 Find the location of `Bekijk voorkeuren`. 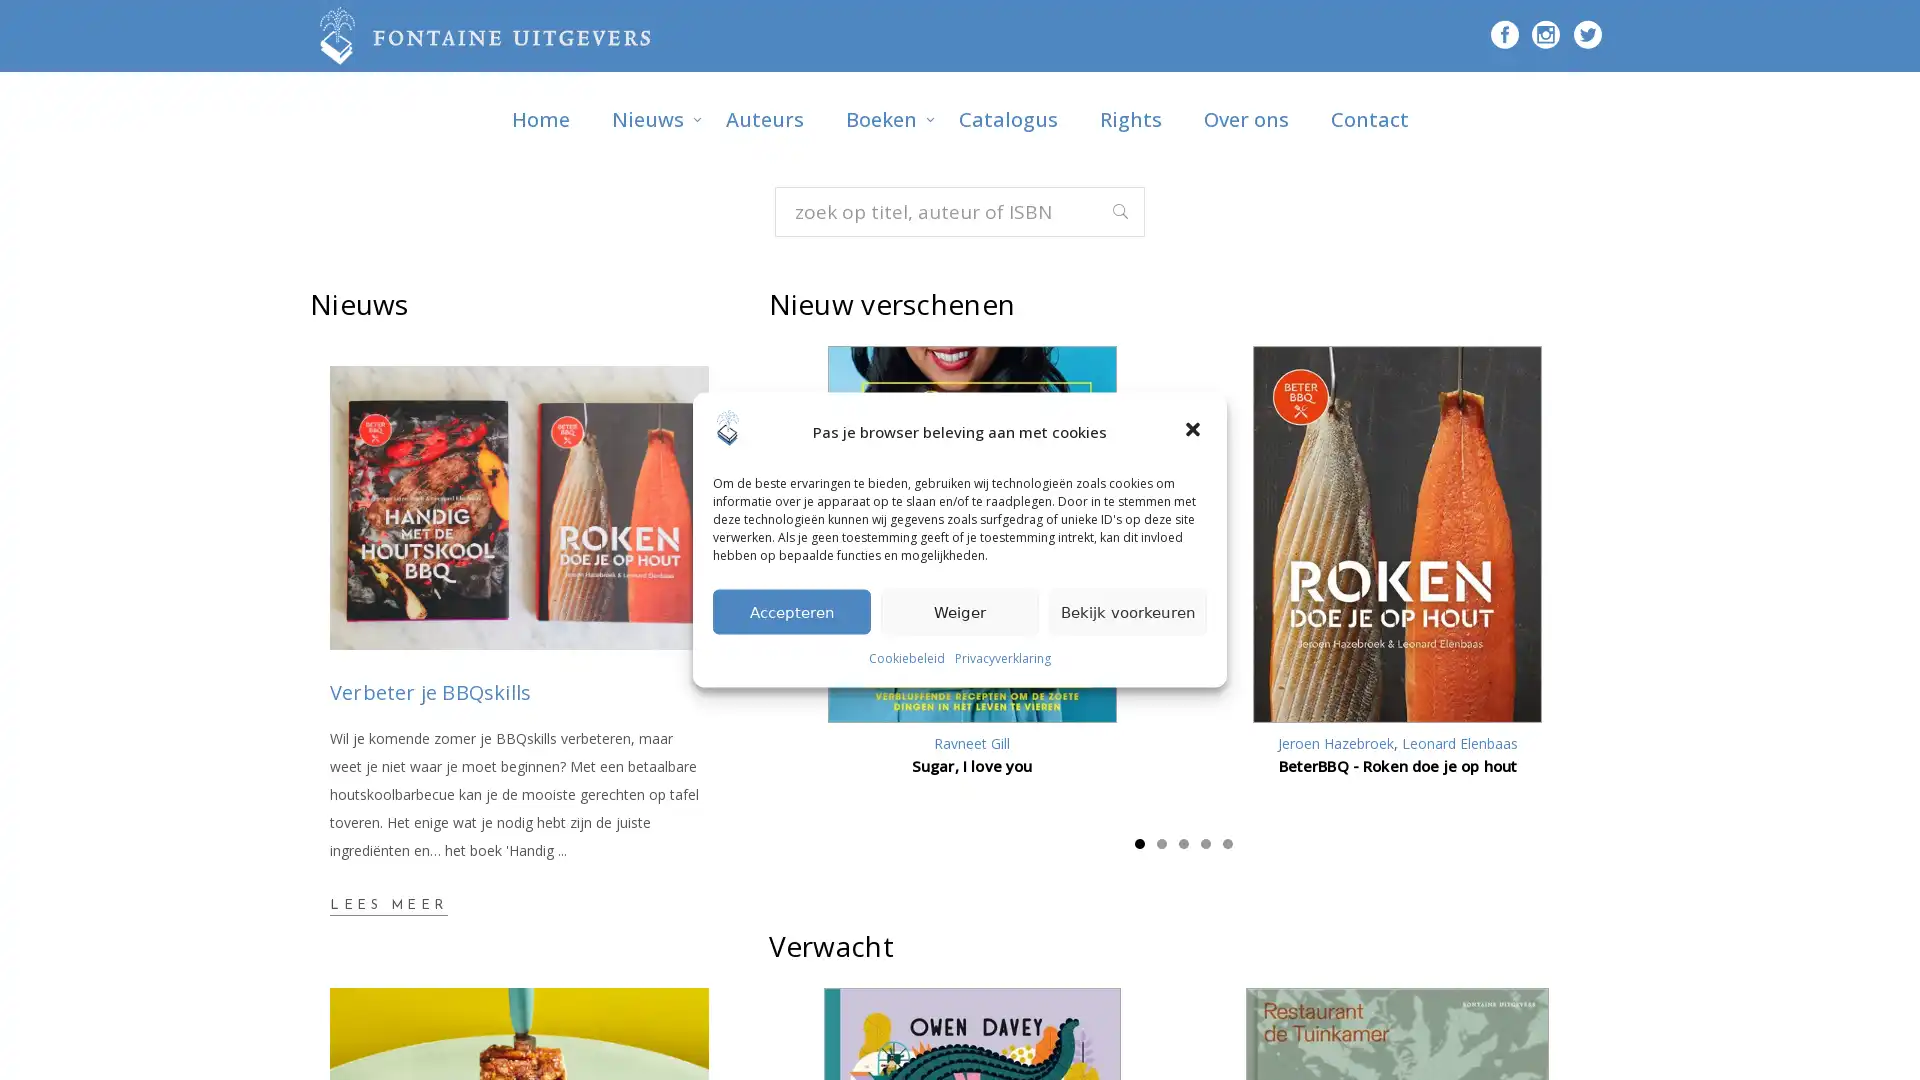

Bekijk voorkeuren is located at coordinates (1128, 610).